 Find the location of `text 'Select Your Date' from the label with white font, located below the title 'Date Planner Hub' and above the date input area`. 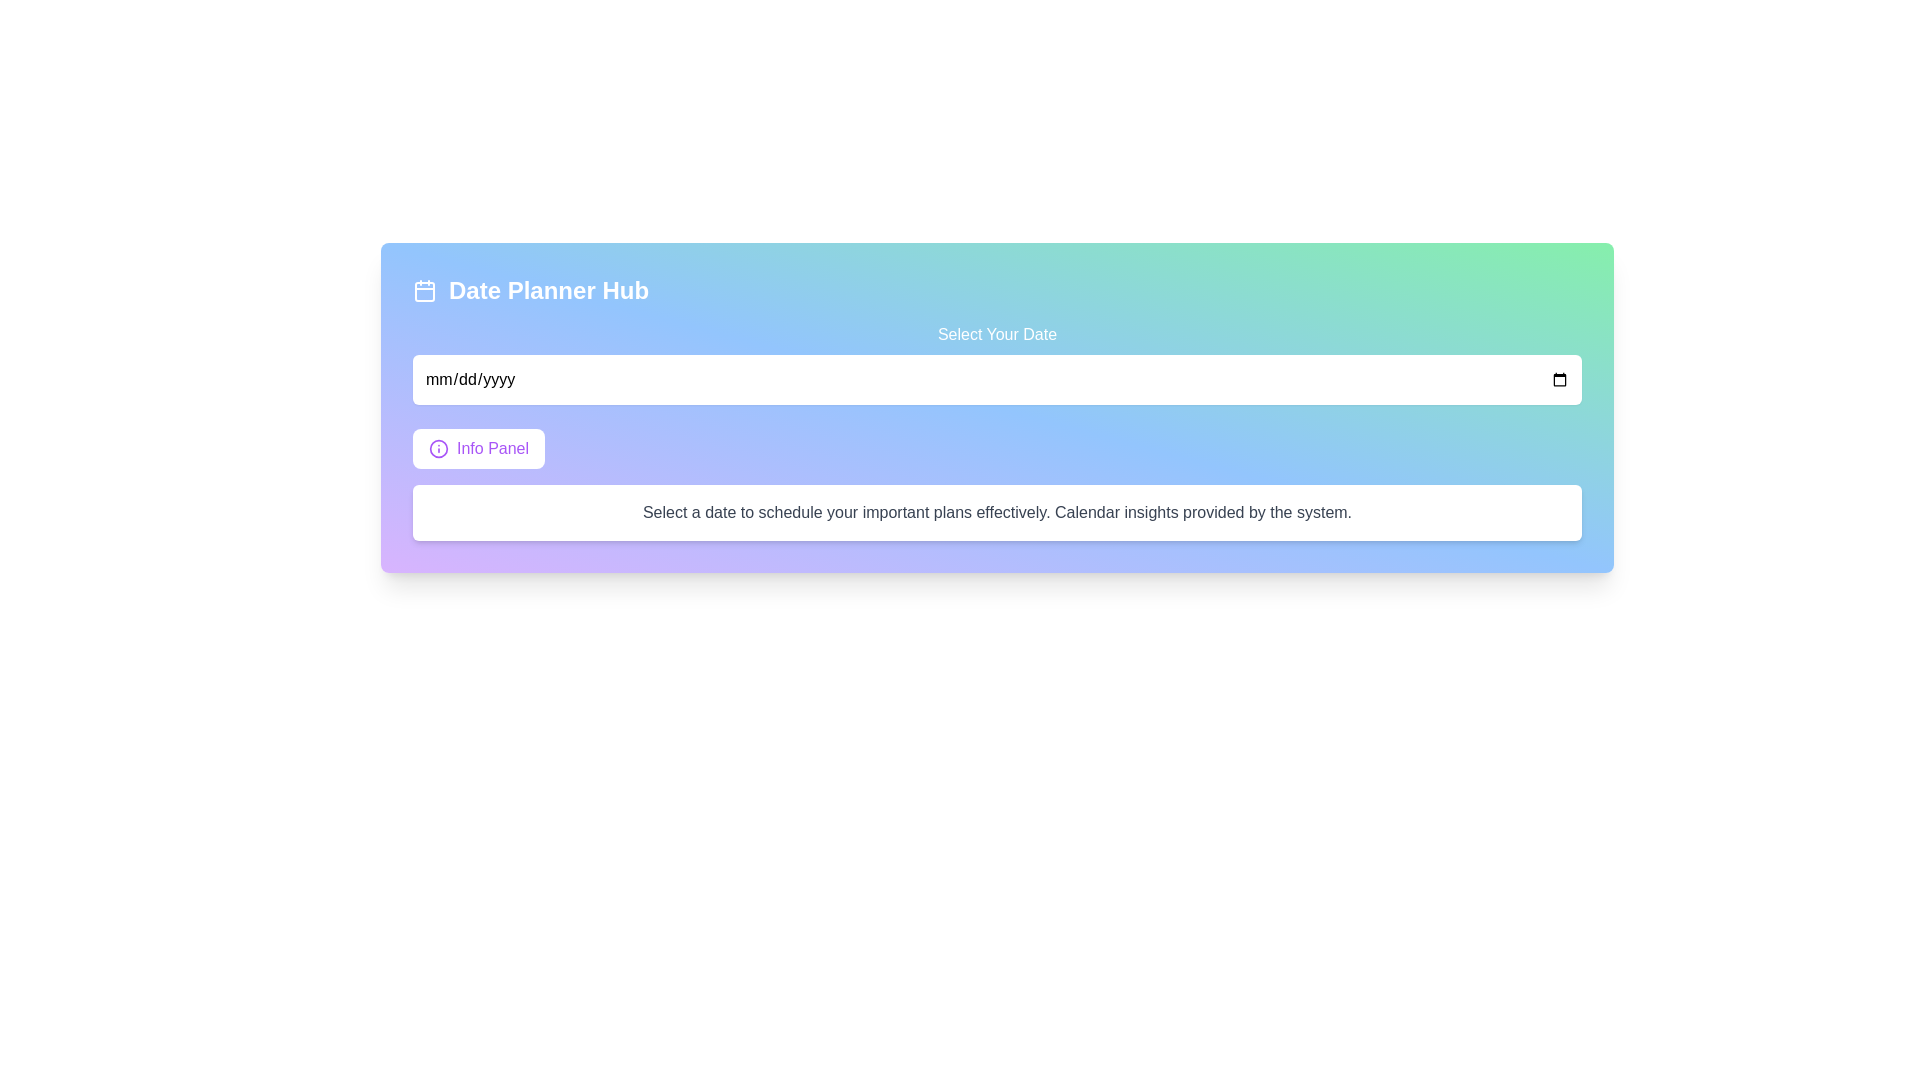

text 'Select Your Date' from the label with white font, located below the title 'Date Planner Hub' and above the date input area is located at coordinates (997, 363).